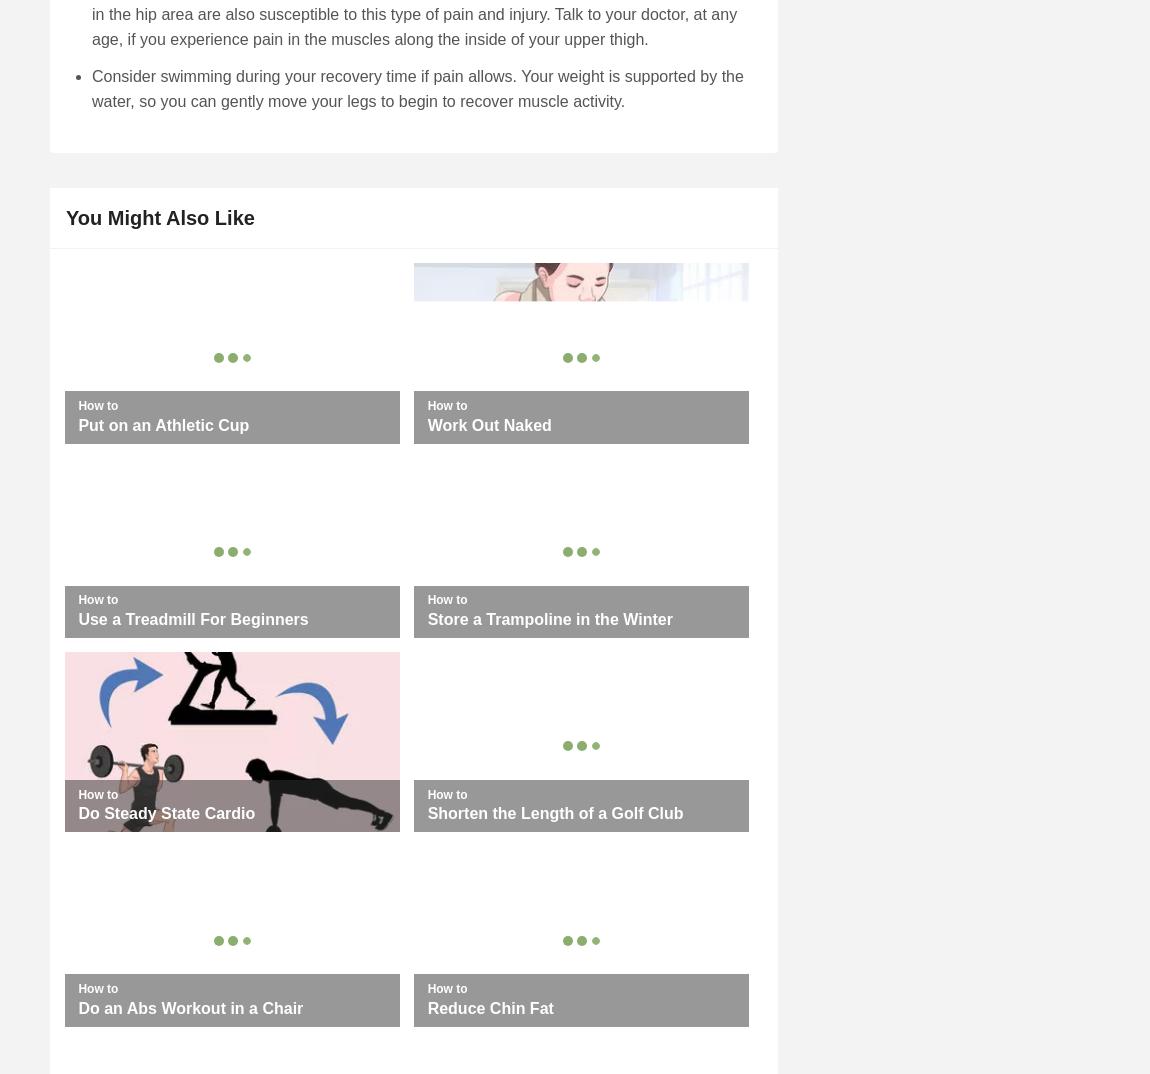  I want to click on 'Shorten the Length of a Golf Club', so click(554, 813).